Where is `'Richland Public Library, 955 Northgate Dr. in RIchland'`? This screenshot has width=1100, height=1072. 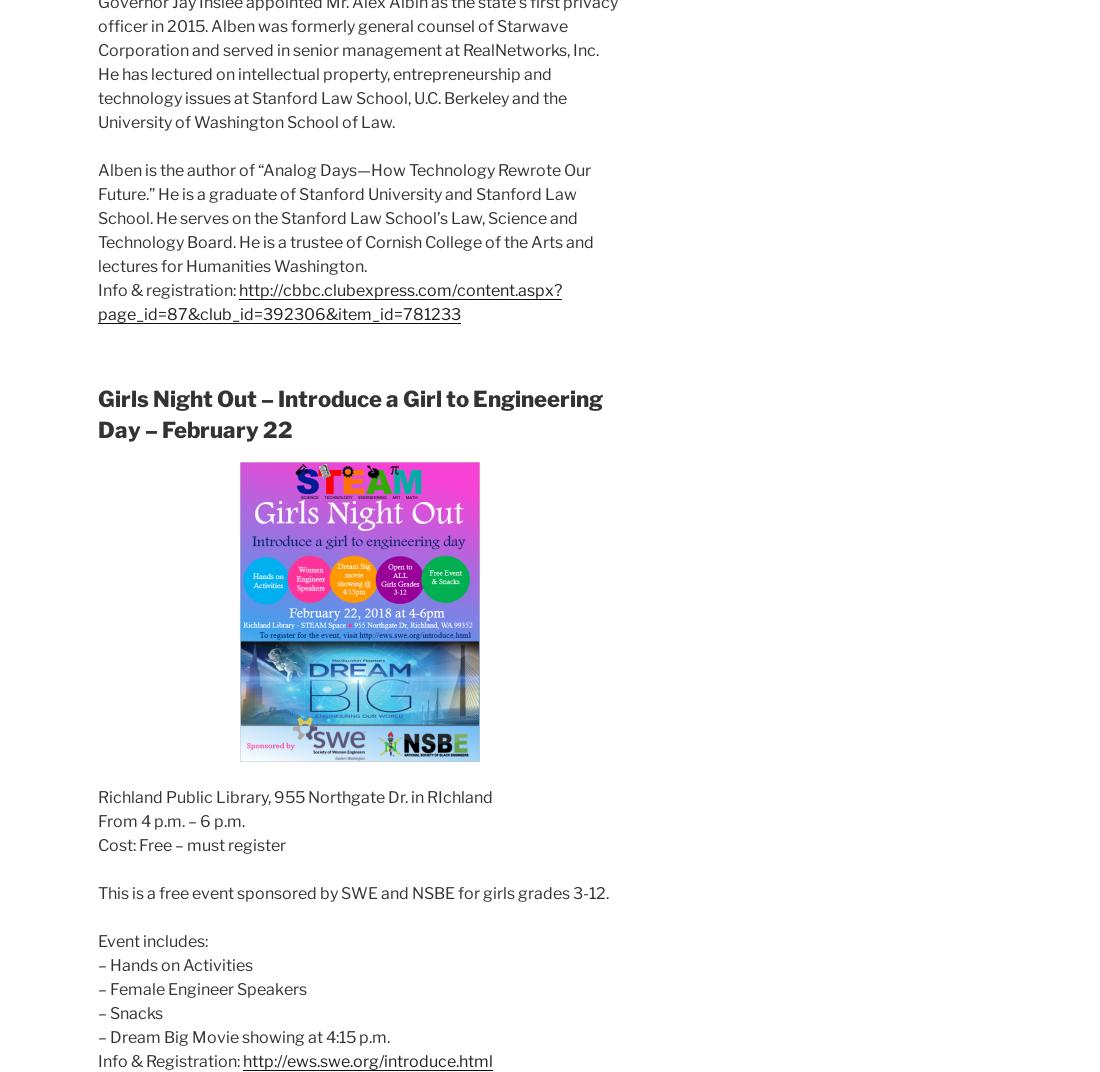
'Richland Public Library, 955 Northgate Dr. in RIchland' is located at coordinates (294, 796).